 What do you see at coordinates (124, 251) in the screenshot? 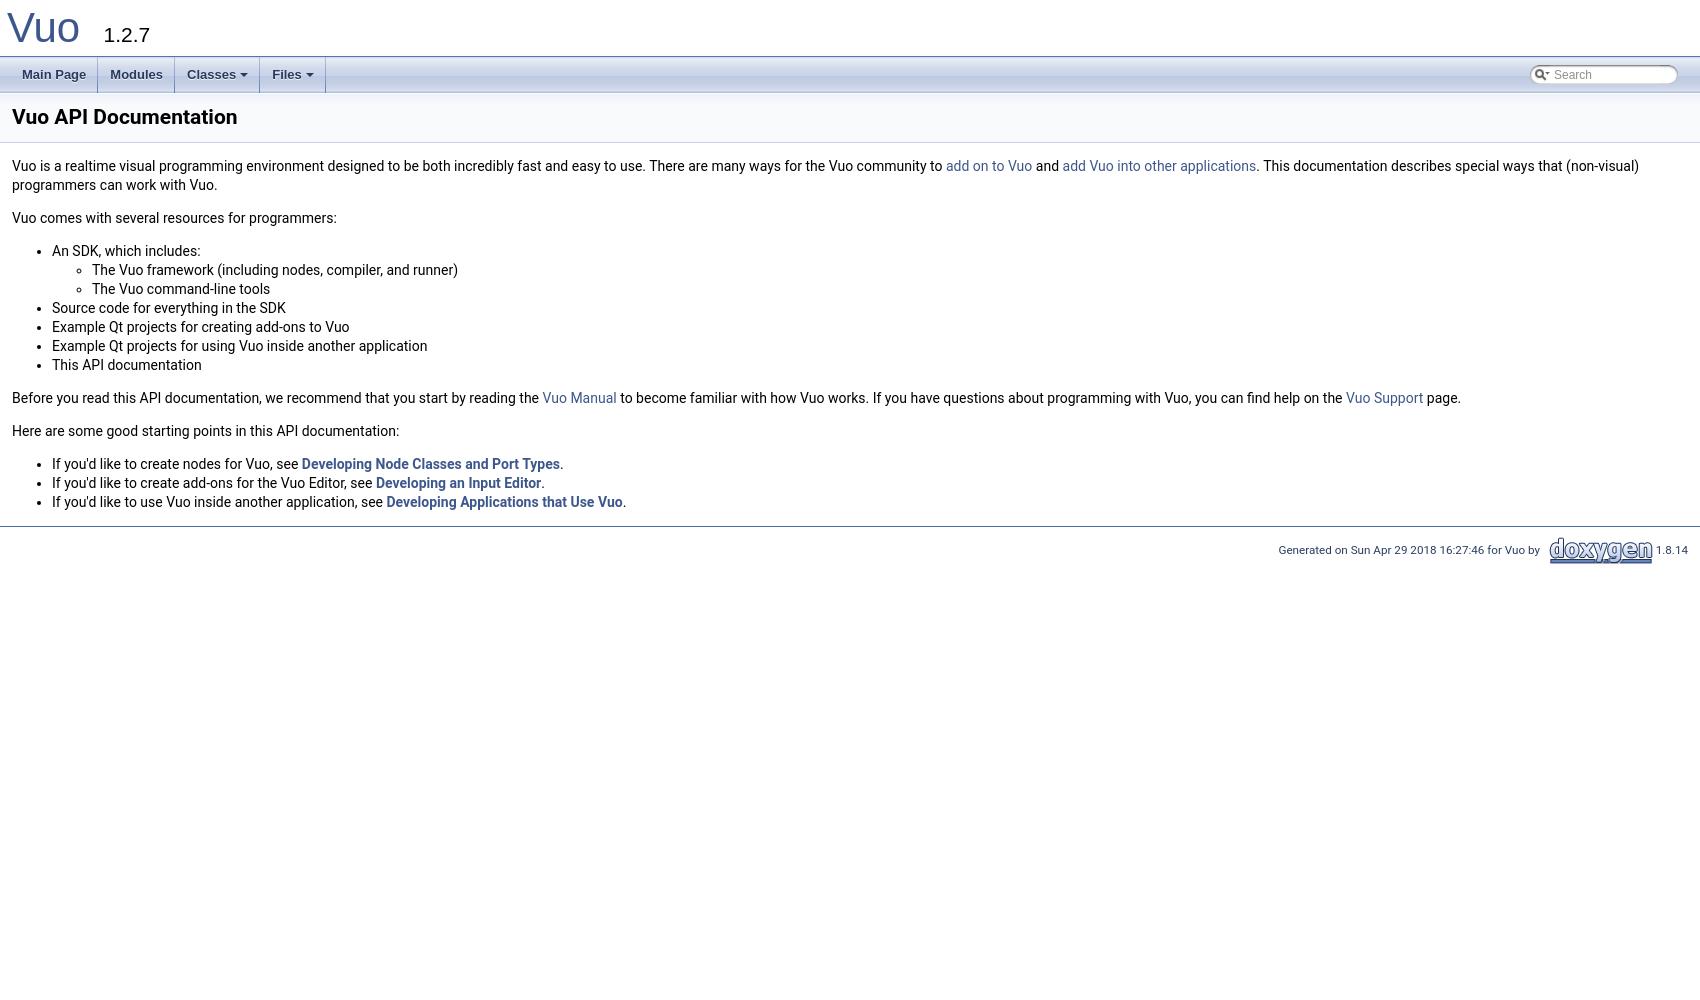
I see `'An SDK, which includes:'` at bounding box center [124, 251].